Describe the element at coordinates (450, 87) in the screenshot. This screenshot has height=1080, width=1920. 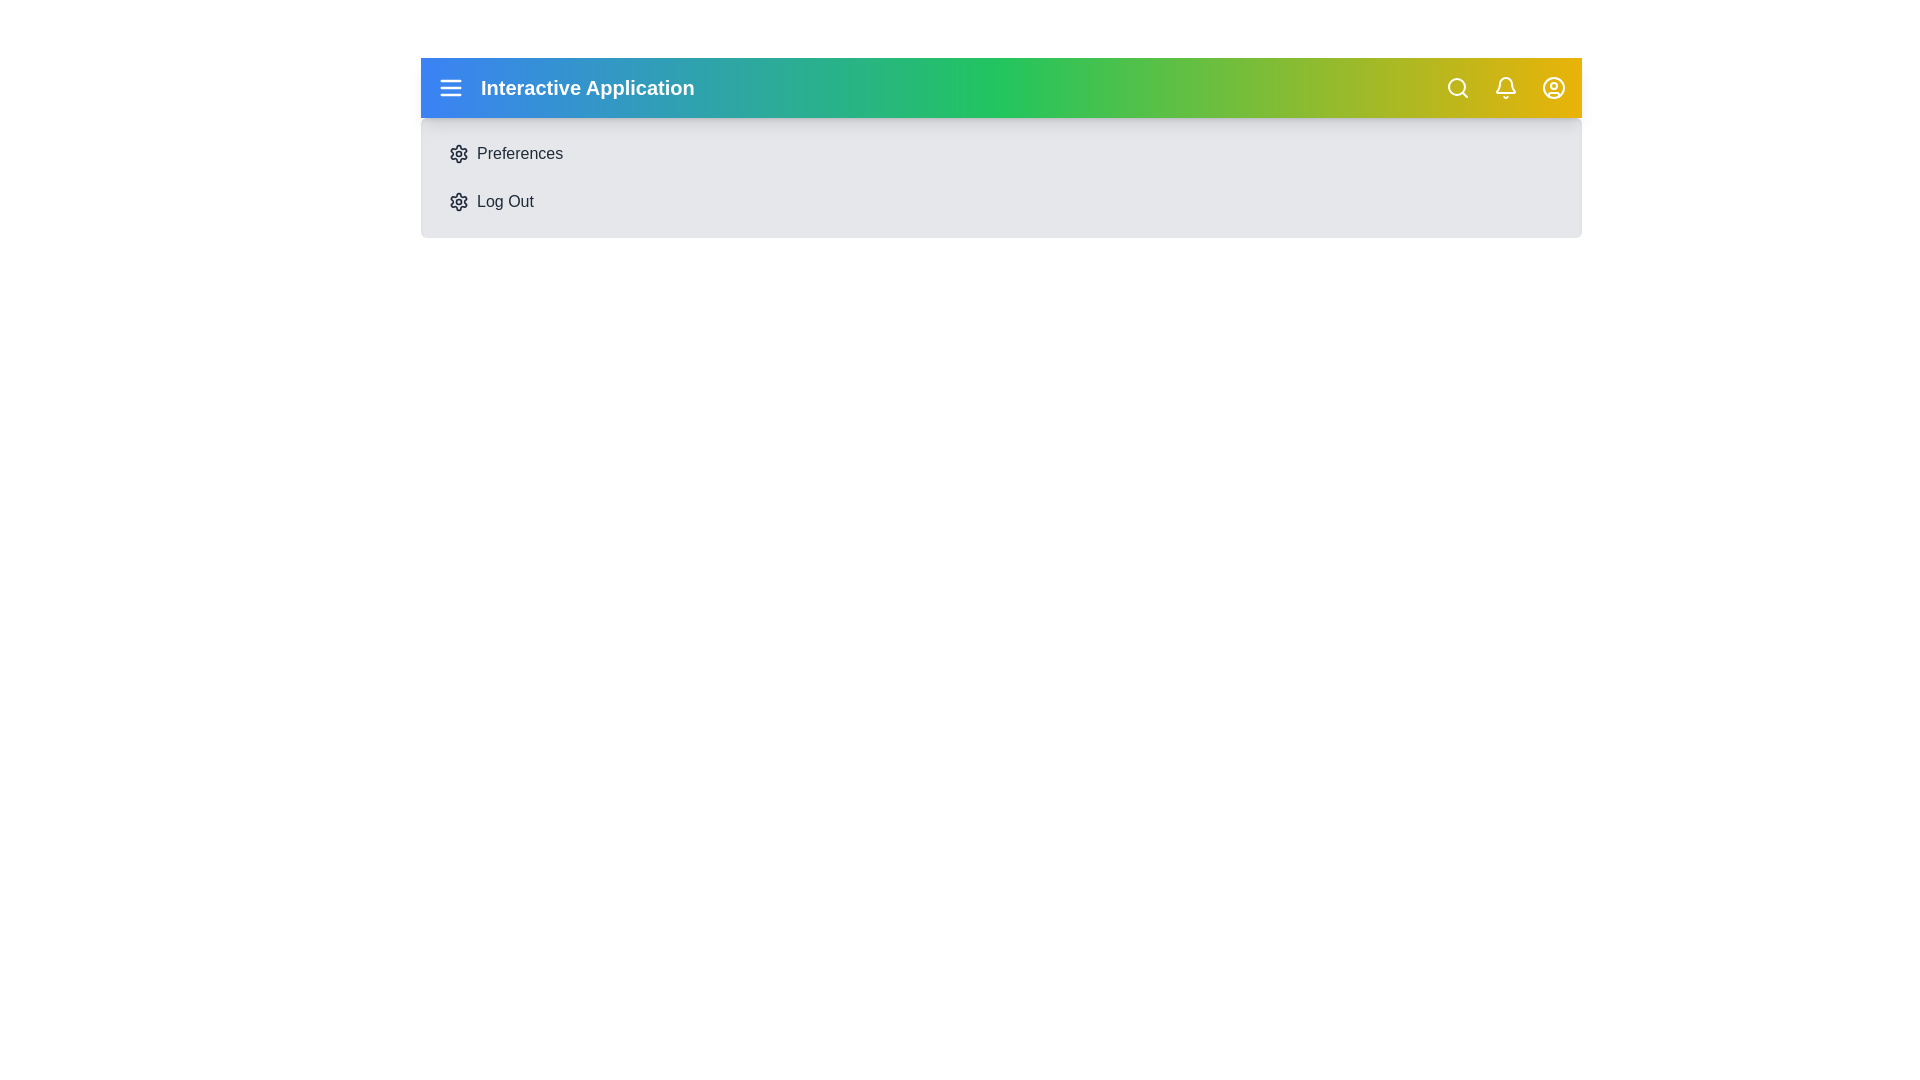
I see `the menu icon to toggle the menu visibility` at that location.